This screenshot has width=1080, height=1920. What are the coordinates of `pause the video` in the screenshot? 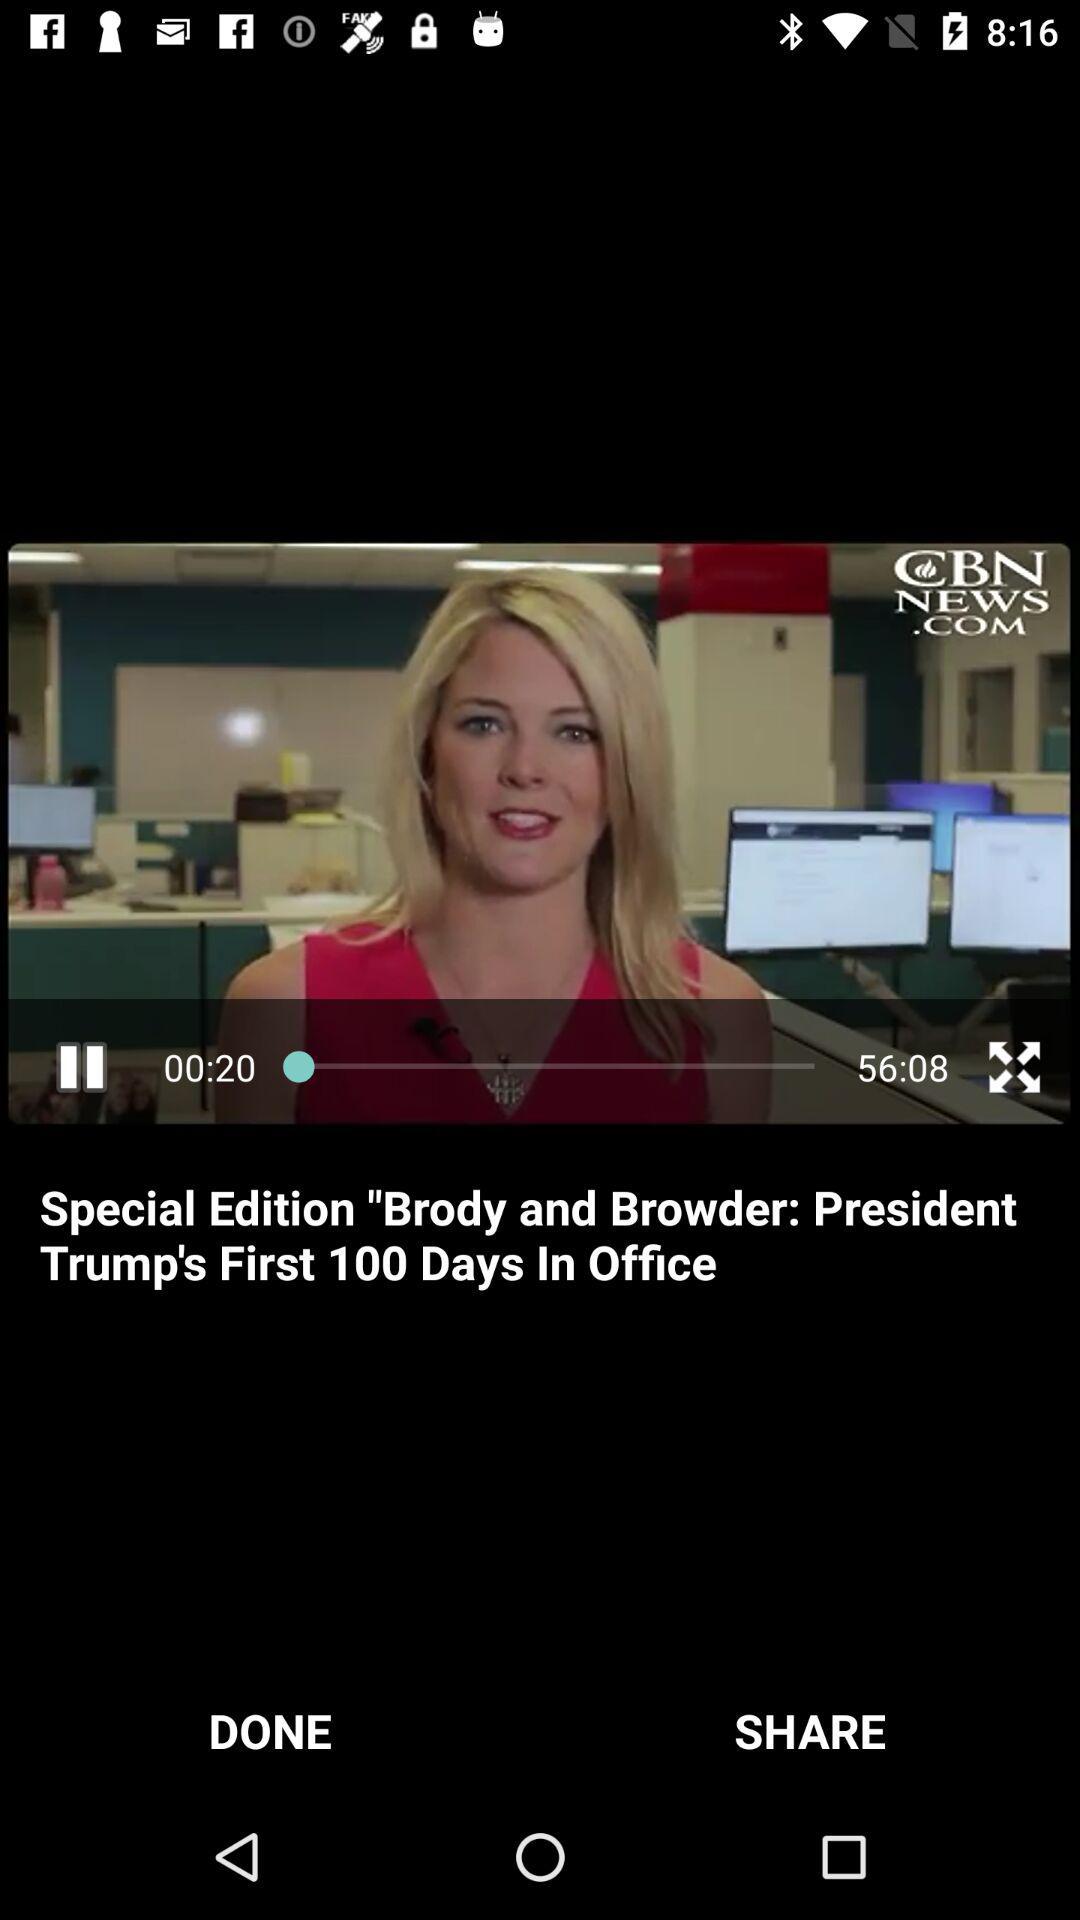 It's located at (80, 1066).